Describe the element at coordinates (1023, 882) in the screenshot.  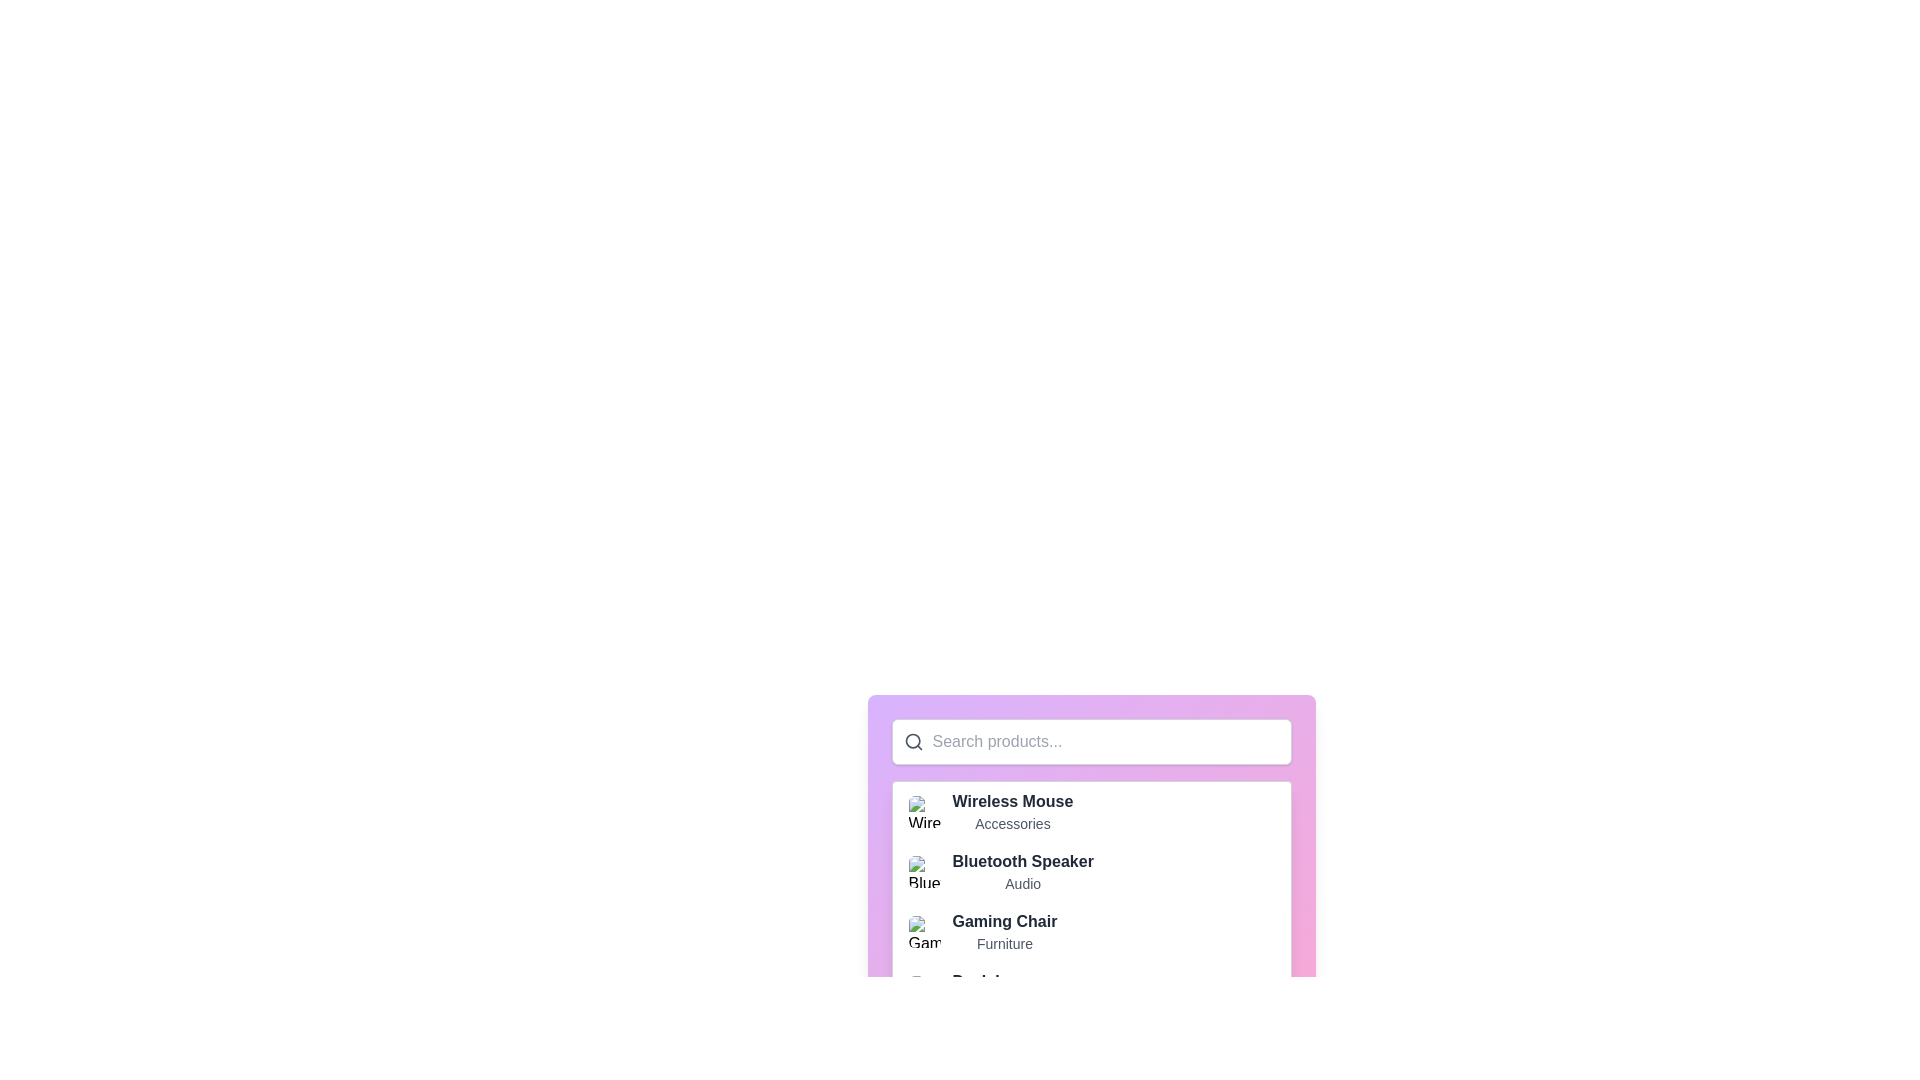
I see `the text label that reads 'Audio', which is styled in gray and located directly underneath 'Bluetooth Speaker' in a vertical list` at that location.